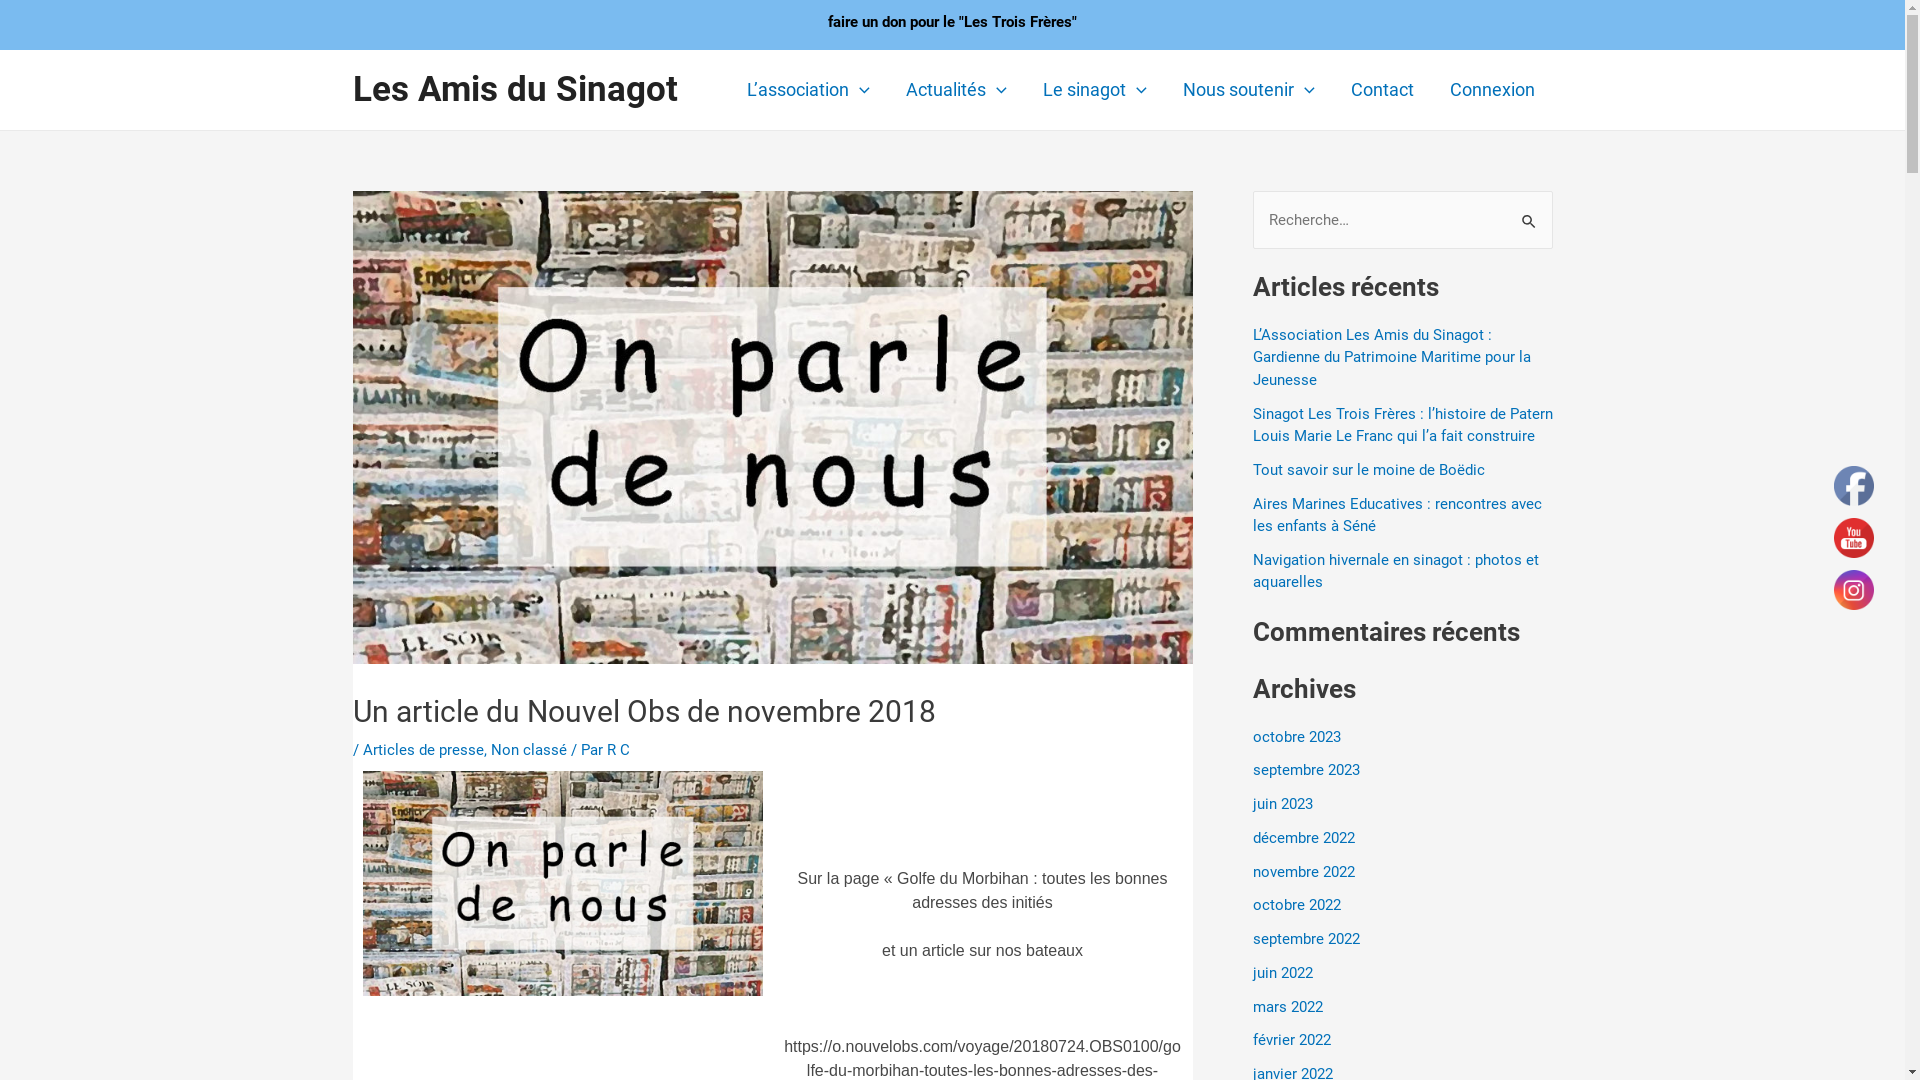 This screenshot has height=1080, width=1920. I want to click on 'mars 2022', so click(1251, 1006).